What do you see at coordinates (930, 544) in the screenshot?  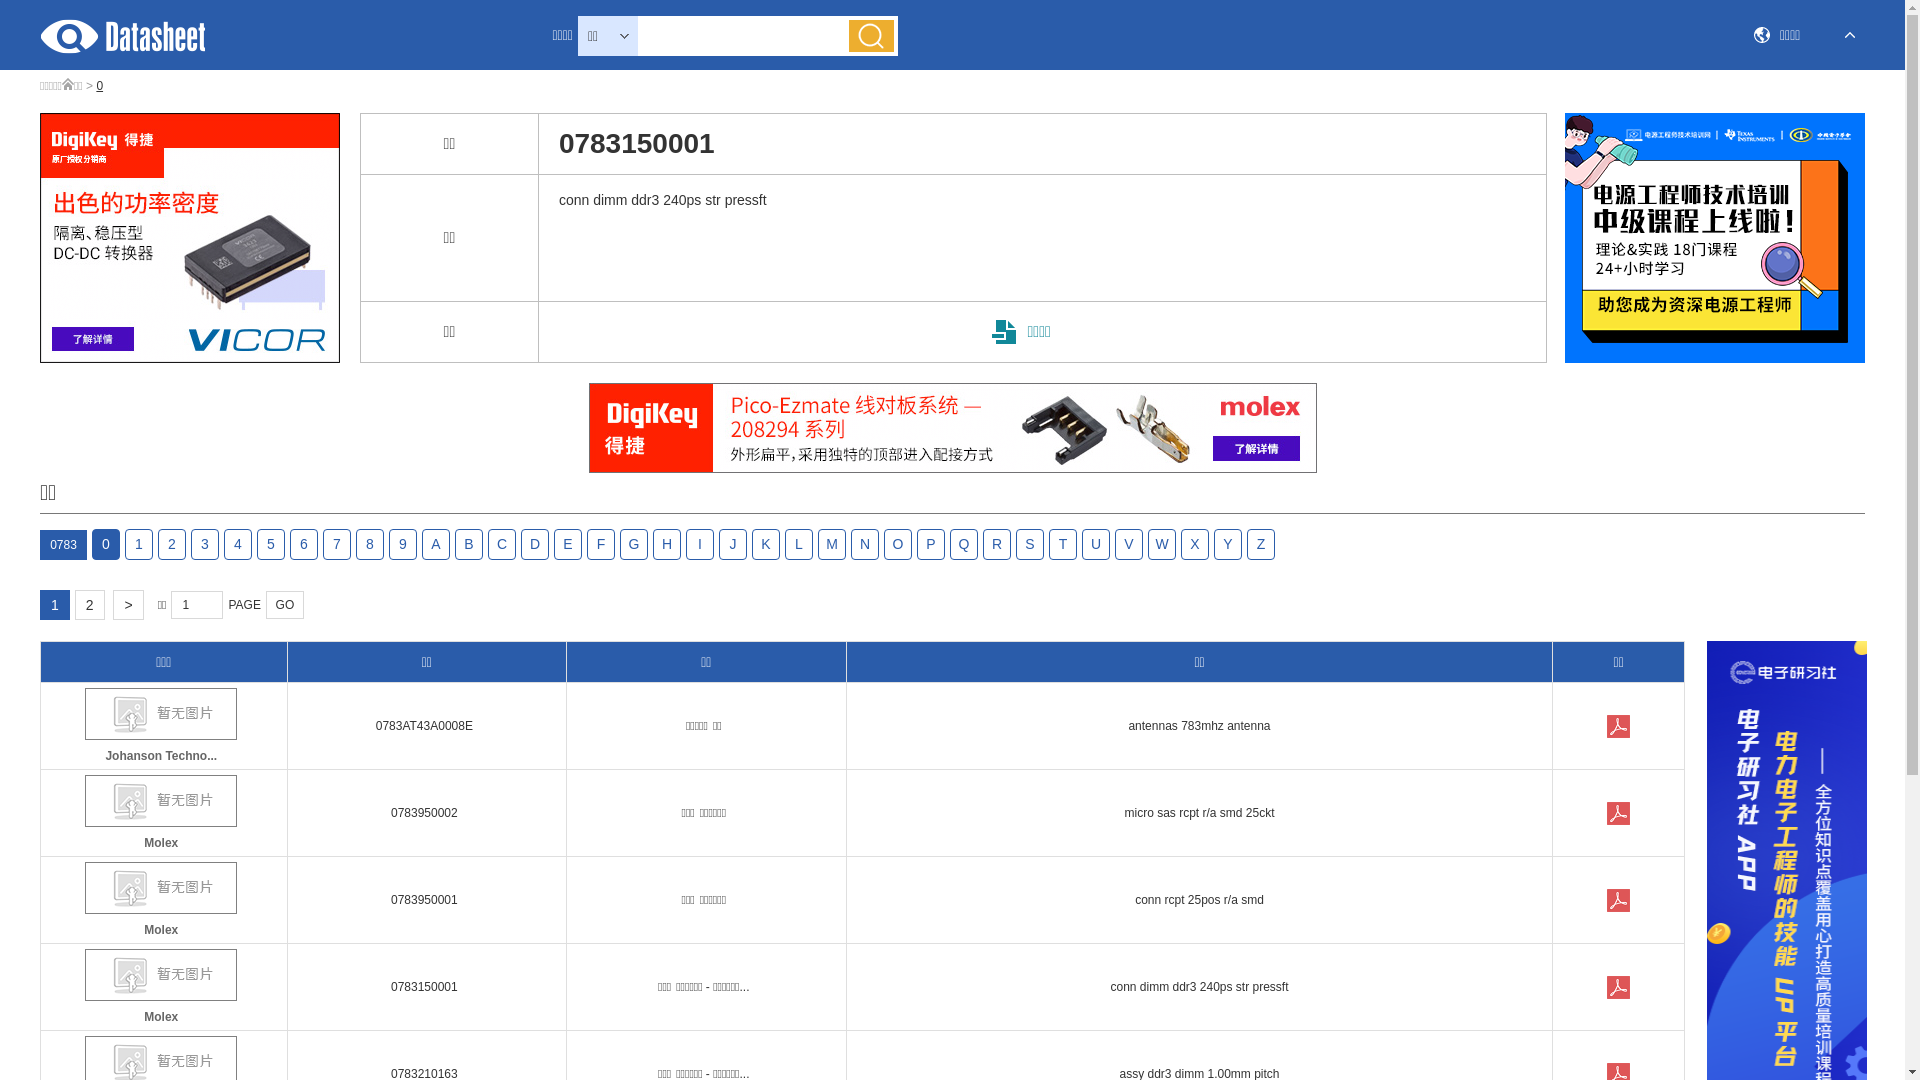 I see `'P'` at bounding box center [930, 544].